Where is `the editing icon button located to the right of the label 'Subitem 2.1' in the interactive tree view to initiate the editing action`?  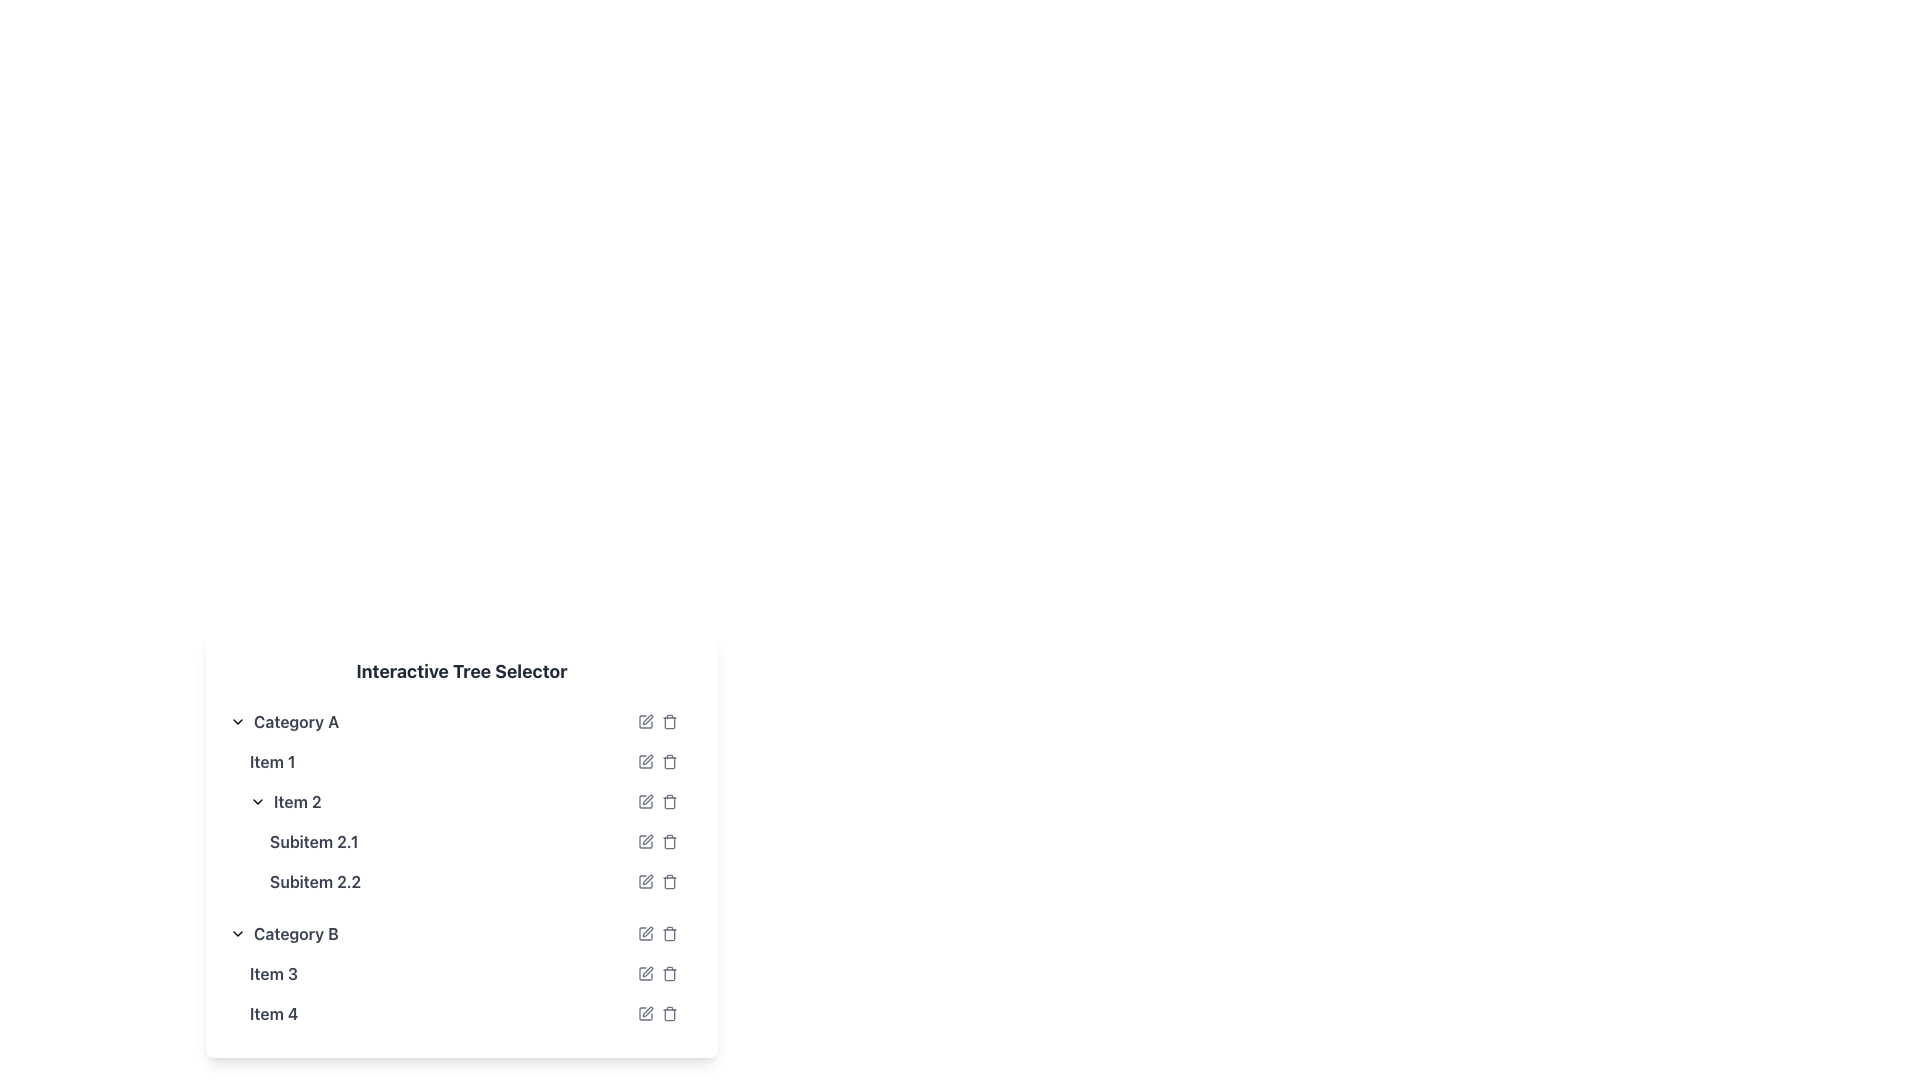 the editing icon button located to the right of the label 'Subitem 2.1' in the interactive tree view to initiate the editing action is located at coordinates (648, 840).